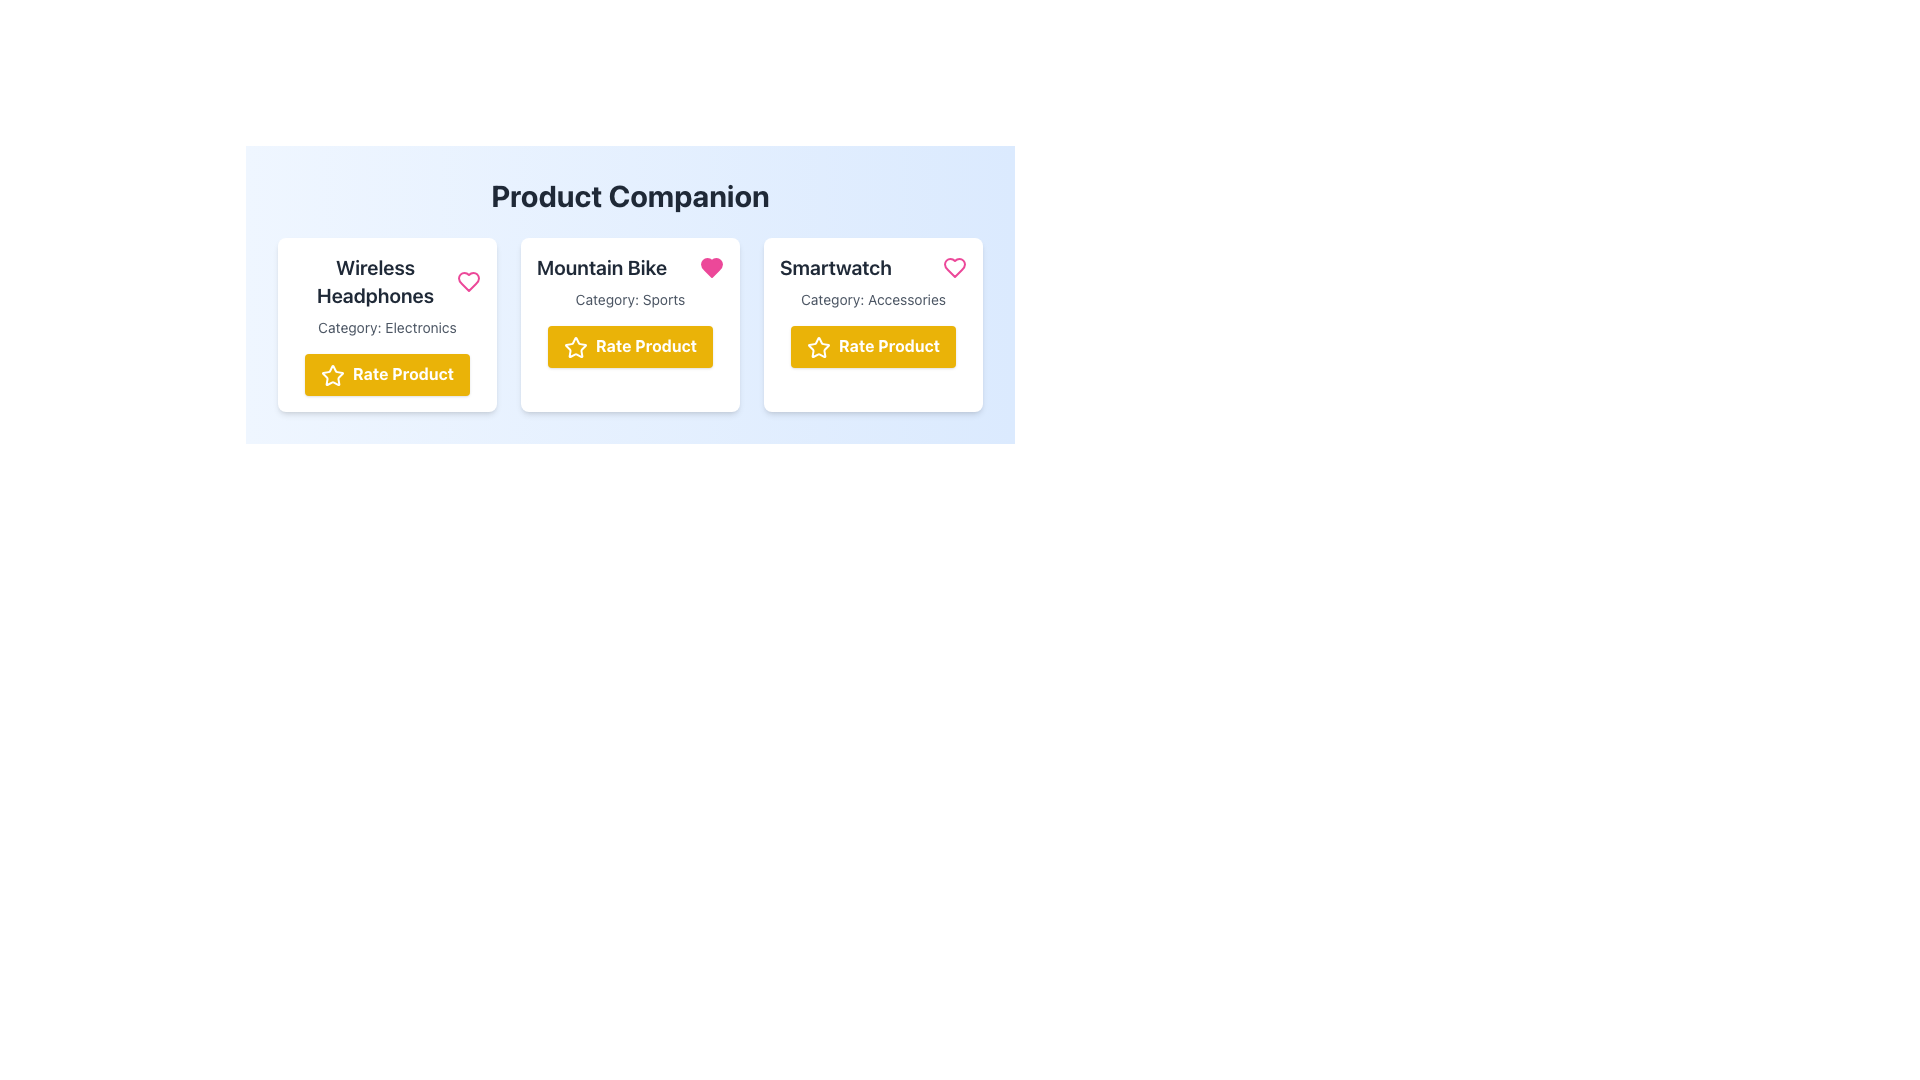 This screenshot has width=1920, height=1080. Describe the element at coordinates (629, 345) in the screenshot. I see `the rating button located in the center of the 'Mountain Bike' card under the 'Product Companion' section to initiate the rating process` at that location.